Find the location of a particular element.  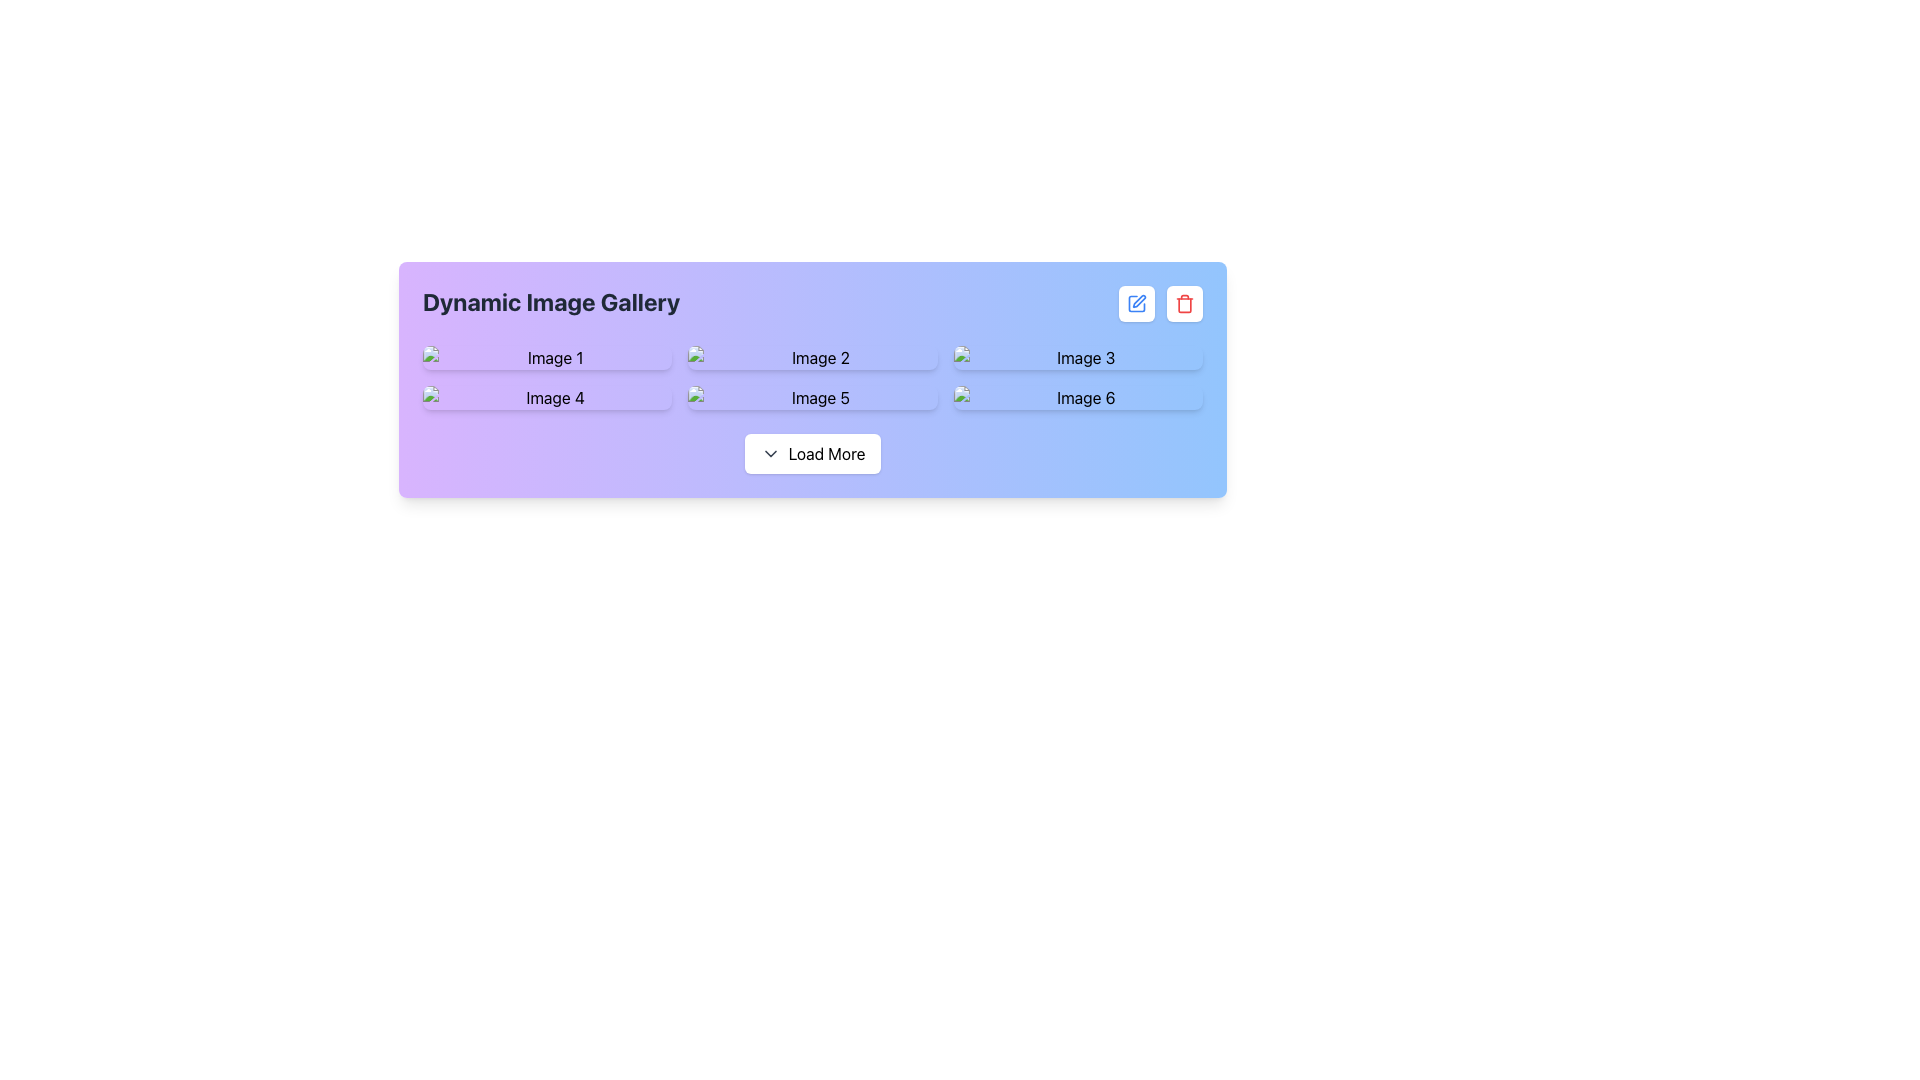

the first image in the grid gallery layout that displays the text 'Image 1', which is located in the top-left corner of the interface is located at coordinates (547, 357).